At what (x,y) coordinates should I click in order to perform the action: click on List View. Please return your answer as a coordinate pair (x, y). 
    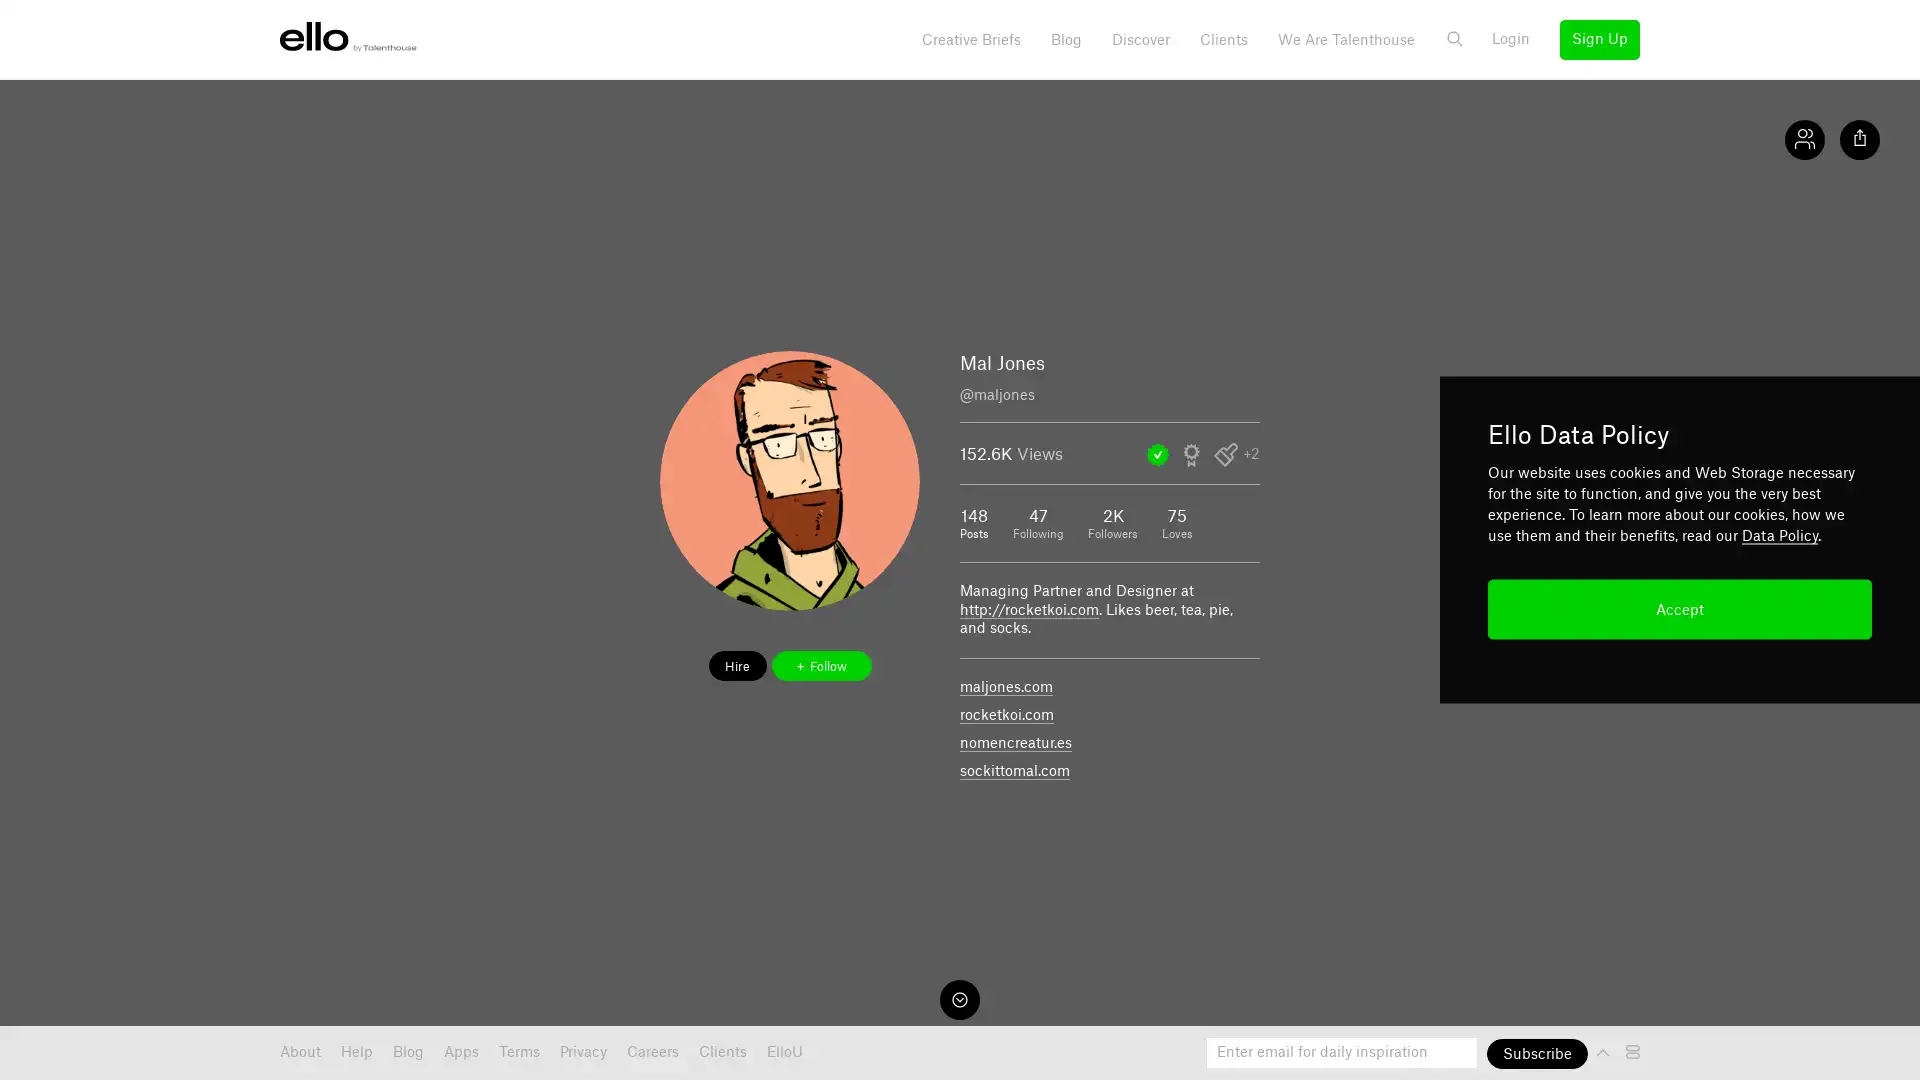
    Looking at the image, I should click on (1635, 1051).